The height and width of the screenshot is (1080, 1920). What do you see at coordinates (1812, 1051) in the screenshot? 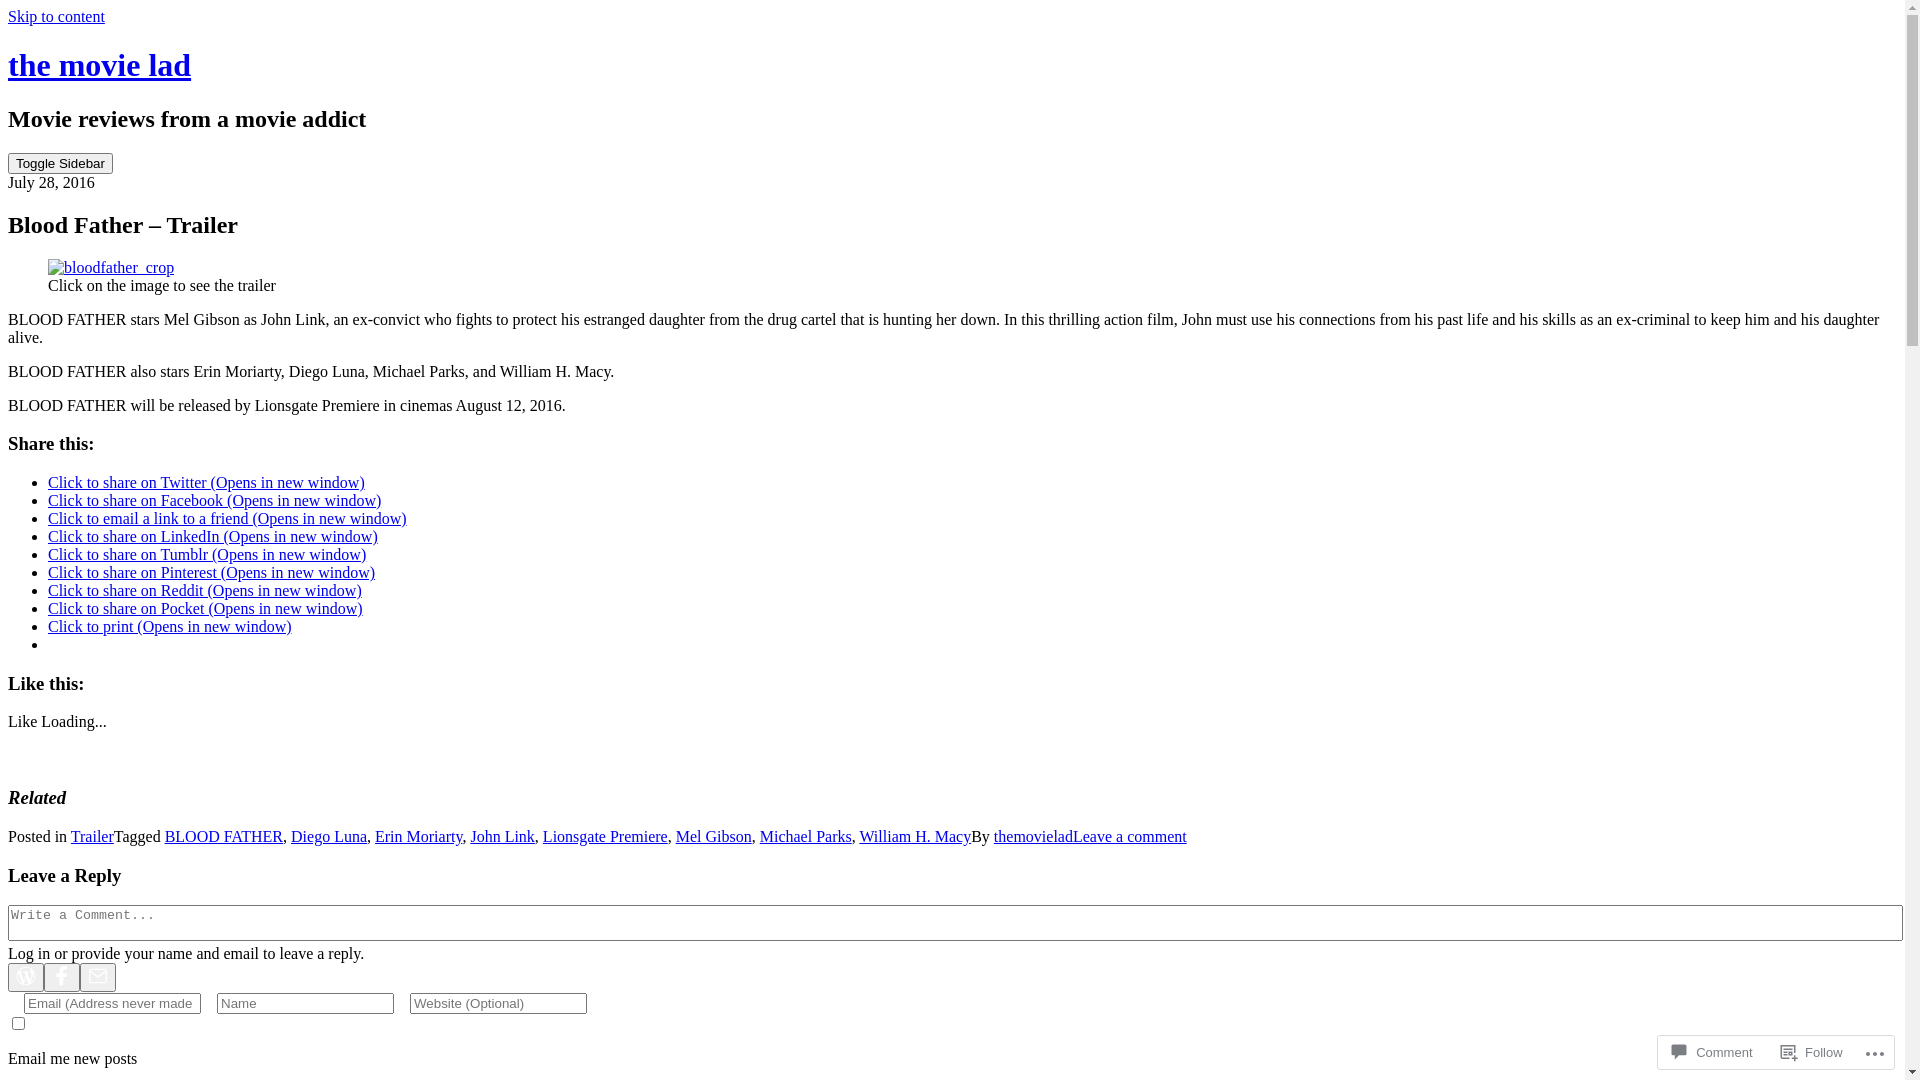
I see `'Follow'` at bounding box center [1812, 1051].